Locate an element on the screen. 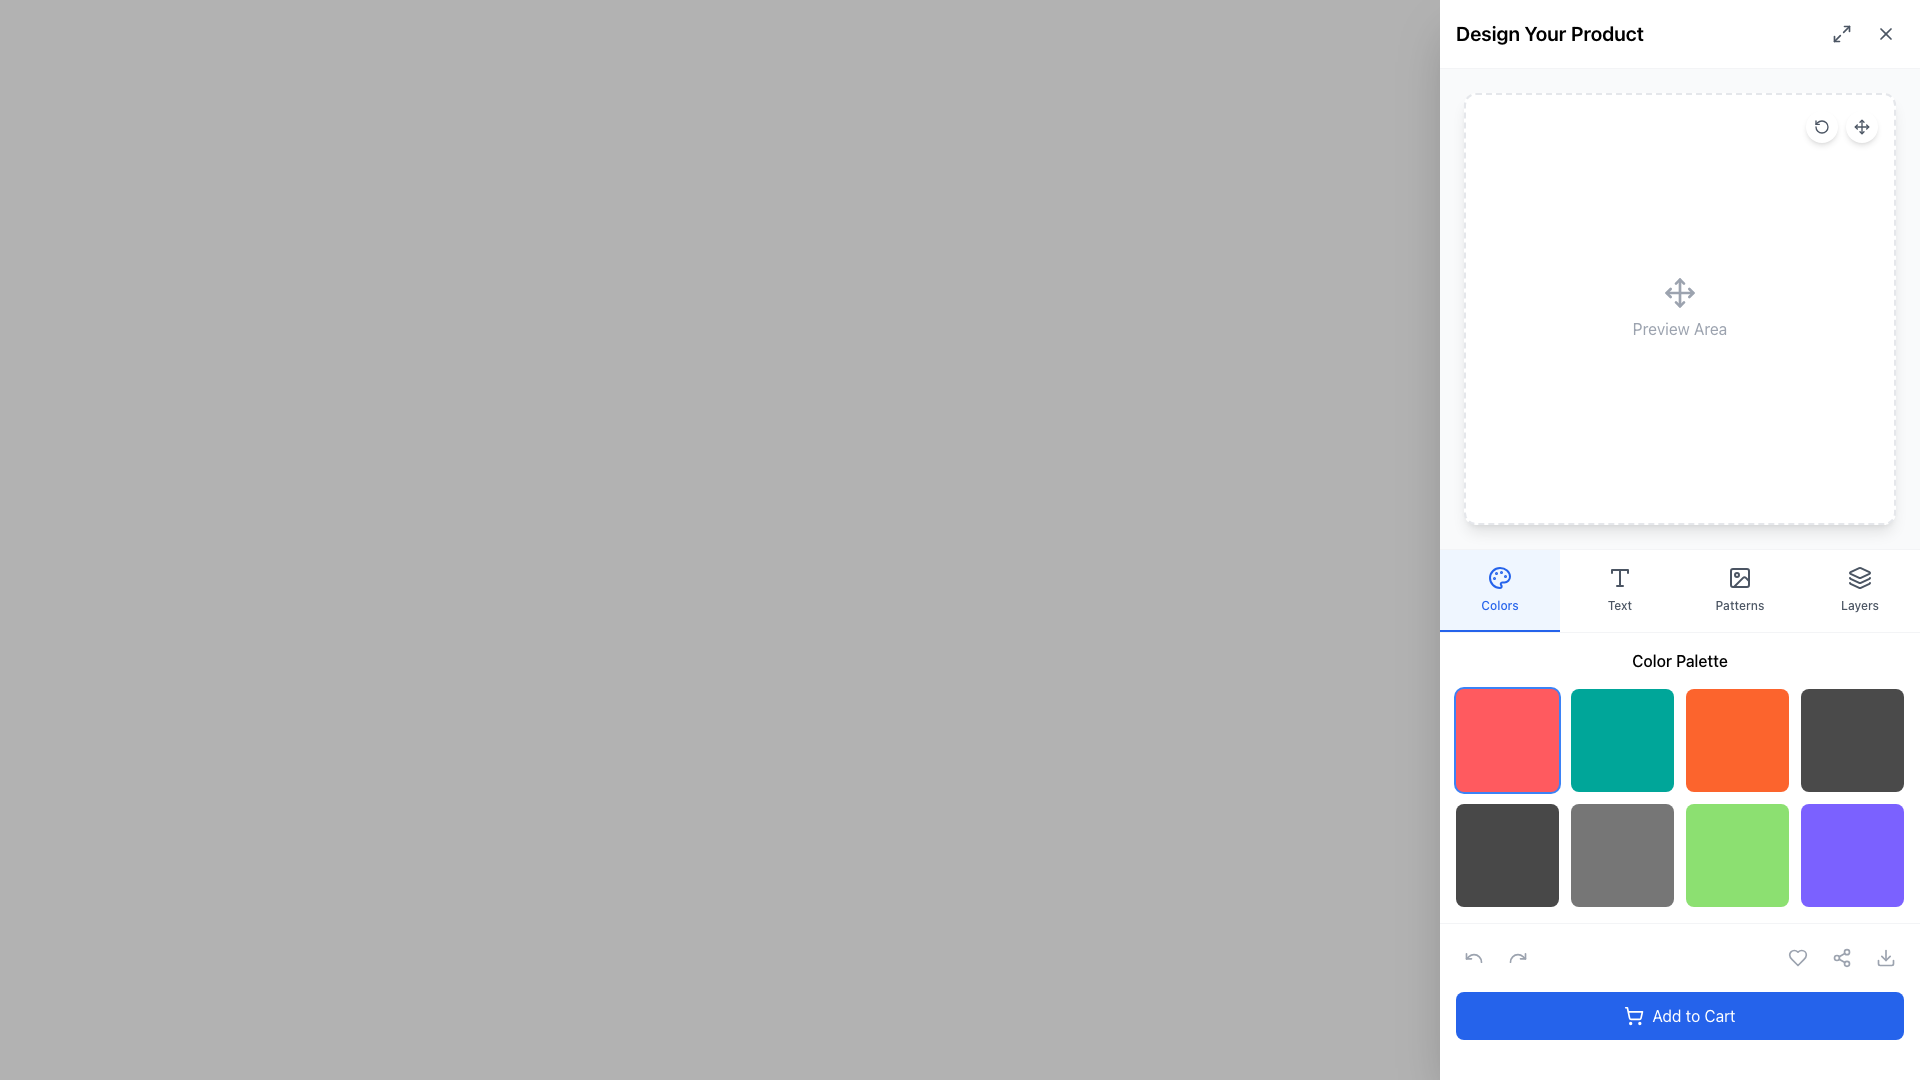 The height and width of the screenshot is (1080, 1920). the share button, which is the second icon in a horizontal cluster located in the bottom bar of the interface, positioned between a heart icon and a download icon is located at coordinates (1841, 956).